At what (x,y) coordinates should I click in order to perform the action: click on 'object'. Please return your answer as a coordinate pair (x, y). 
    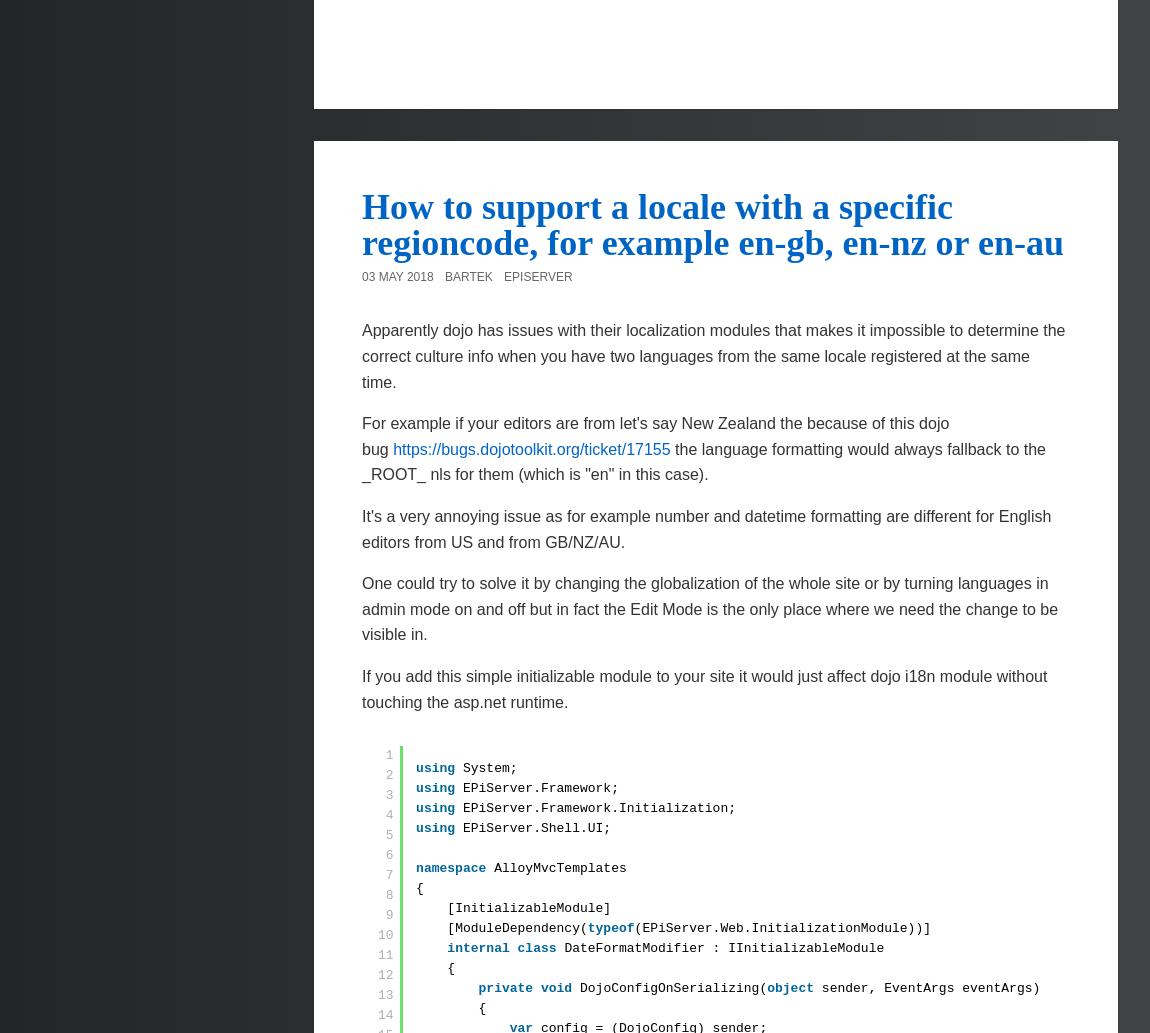
    Looking at the image, I should click on (766, 987).